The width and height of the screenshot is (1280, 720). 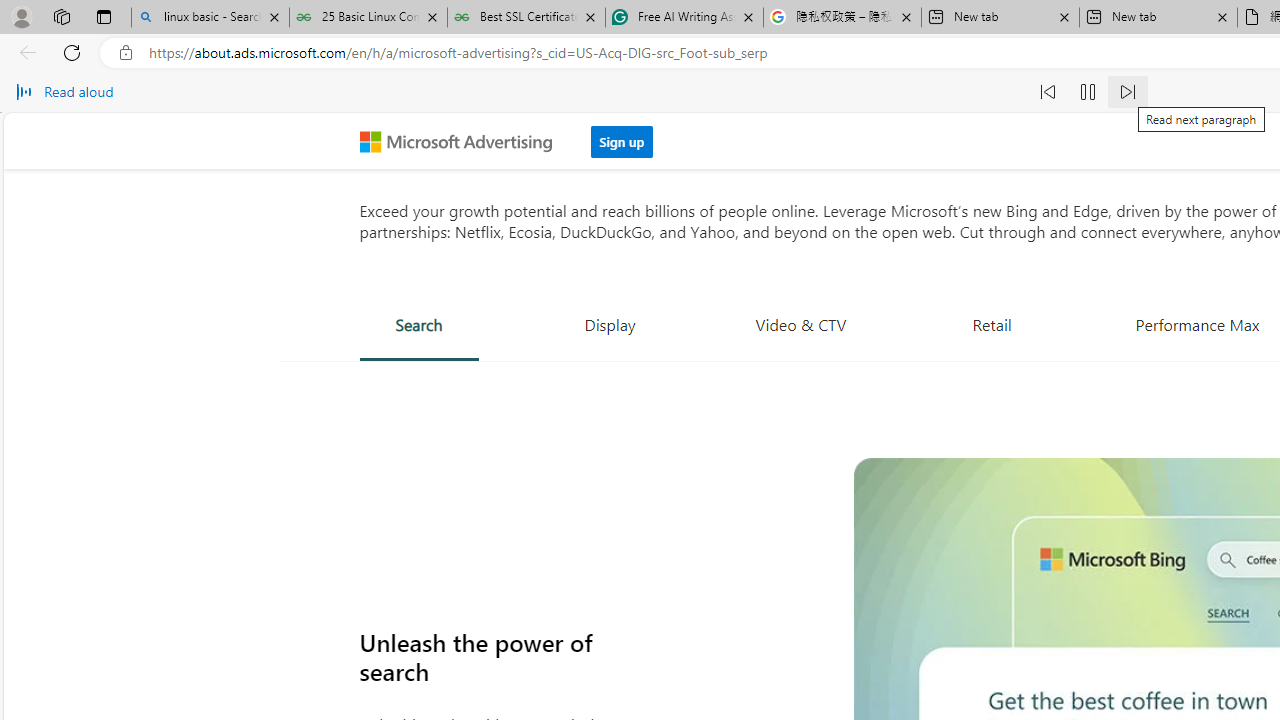 What do you see at coordinates (801, 323) in the screenshot?
I see `'Video & CTV'` at bounding box center [801, 323].